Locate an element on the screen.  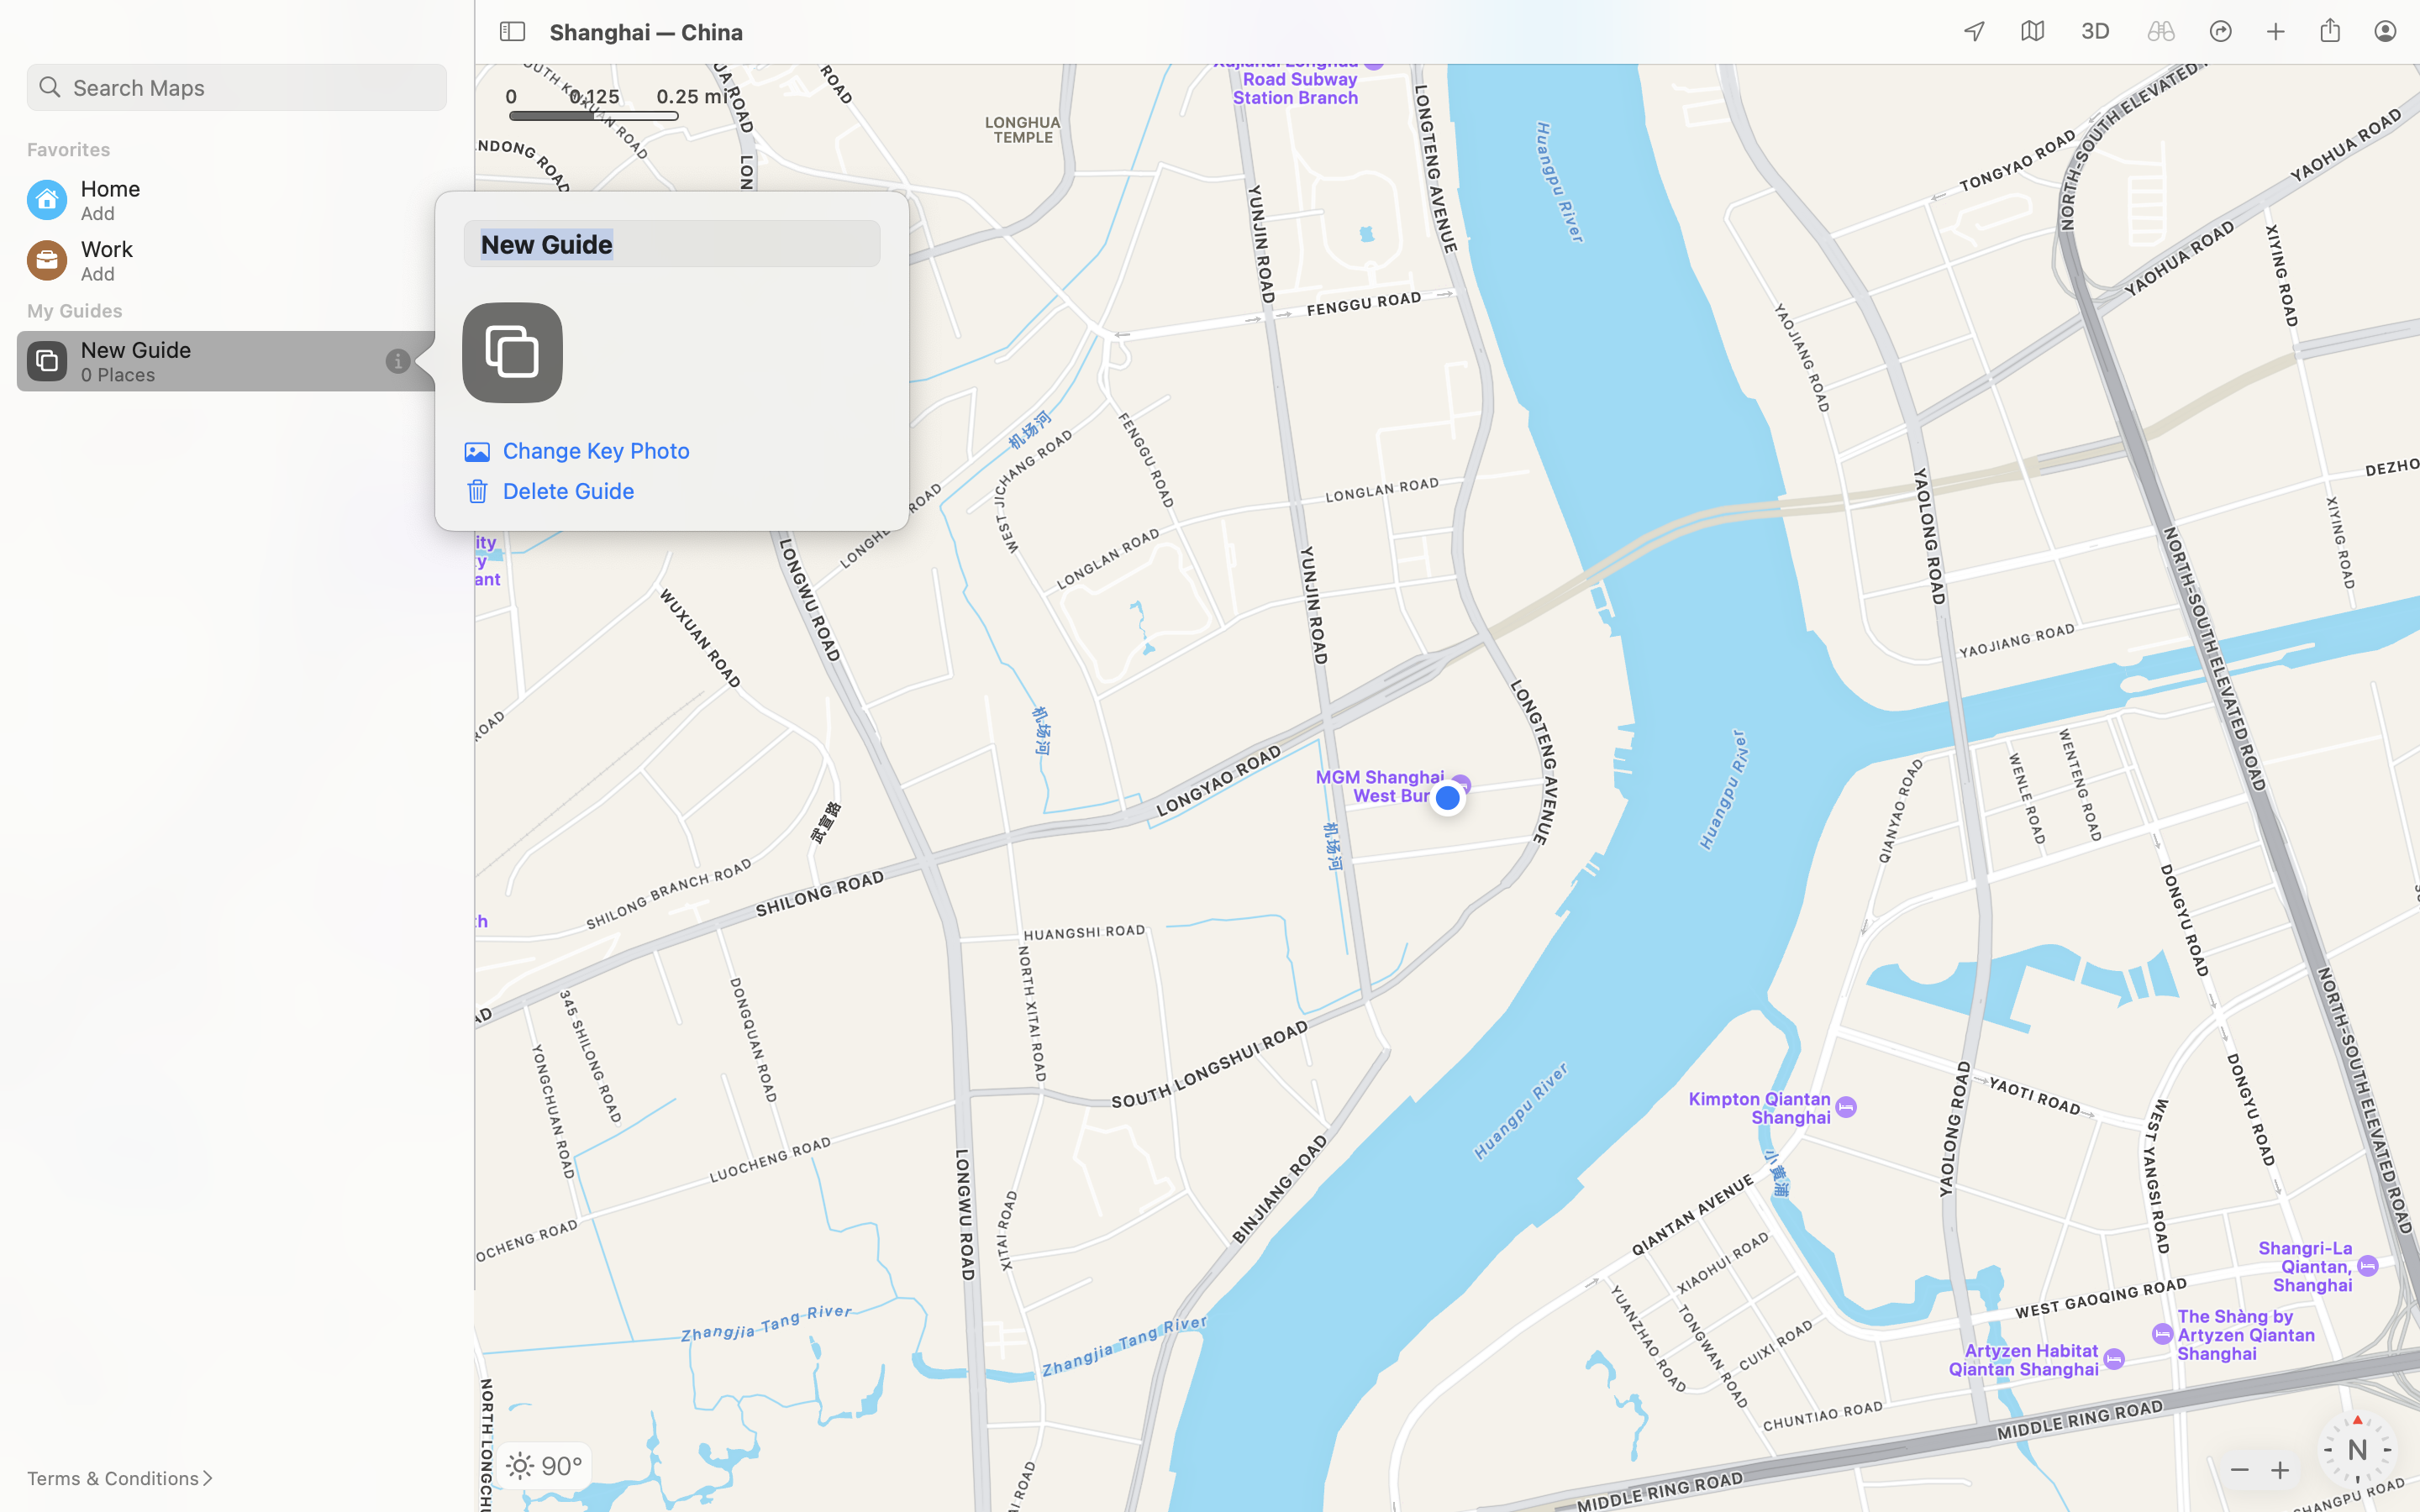
'New Guide' is located at coordinates (671, 243).